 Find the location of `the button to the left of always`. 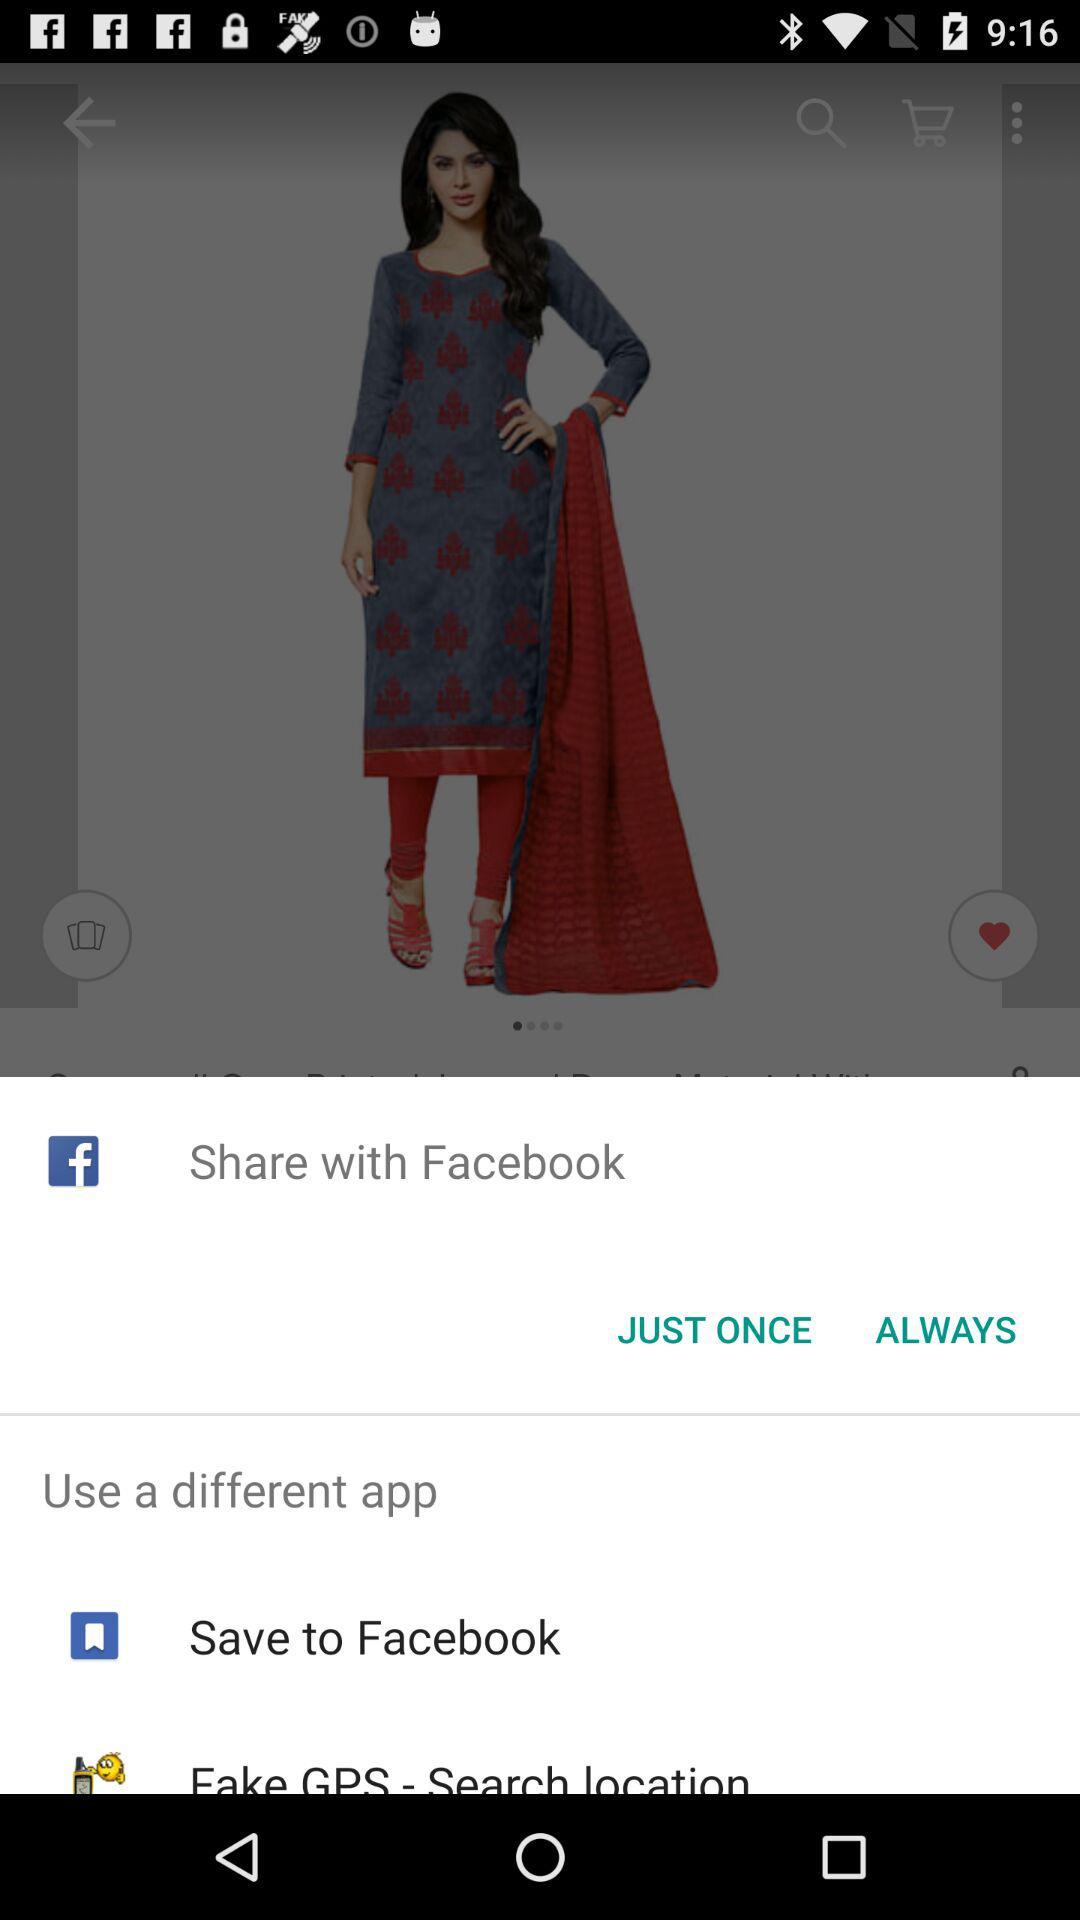

the button to the left of always is located at coordinates (713, 1329).